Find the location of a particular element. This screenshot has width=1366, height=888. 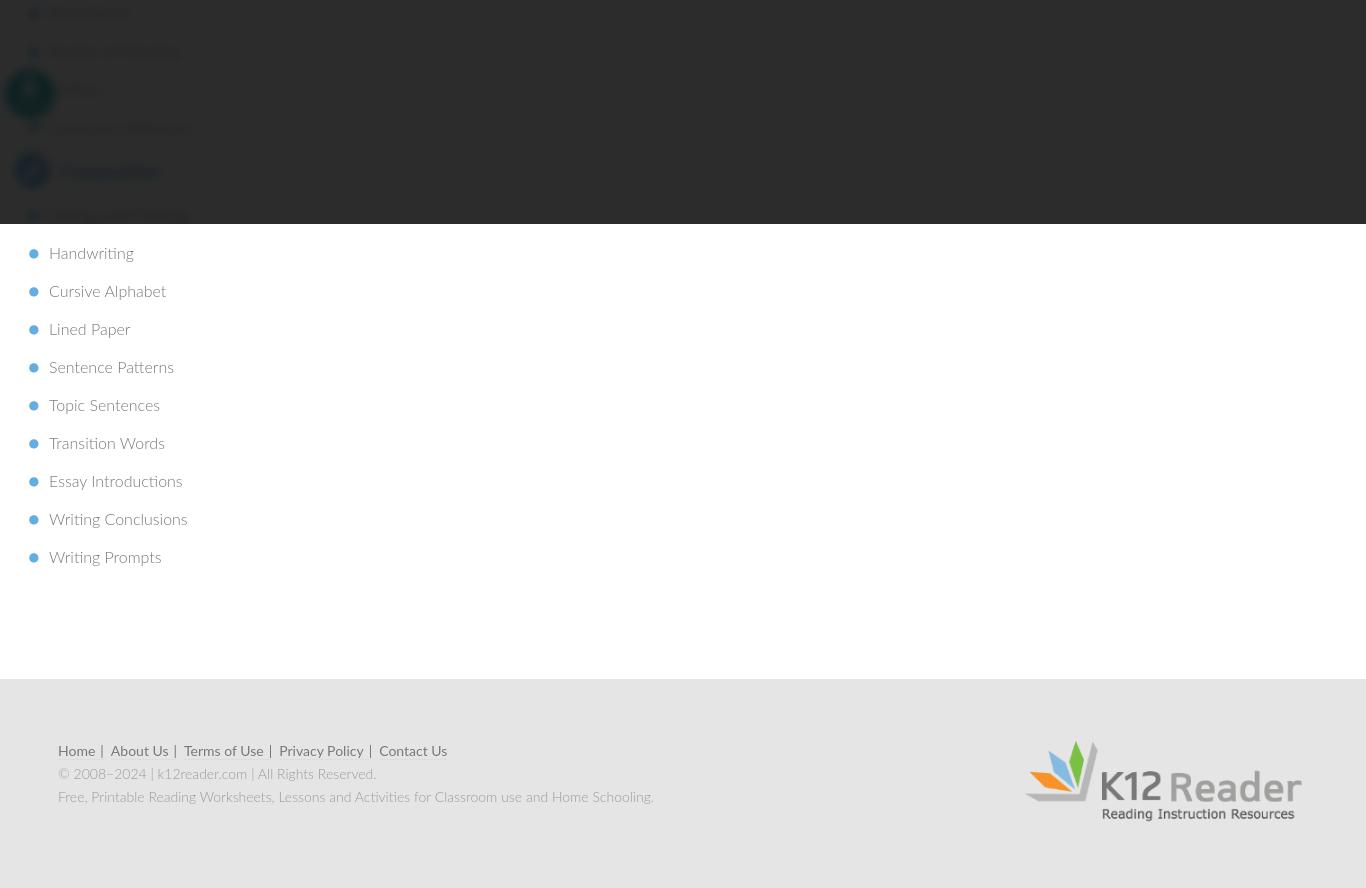

'Free, Printable Reading Worksheets, Lessons and Activities for Classroom use and Home Schooling.' is located at coordinates (354, 796).